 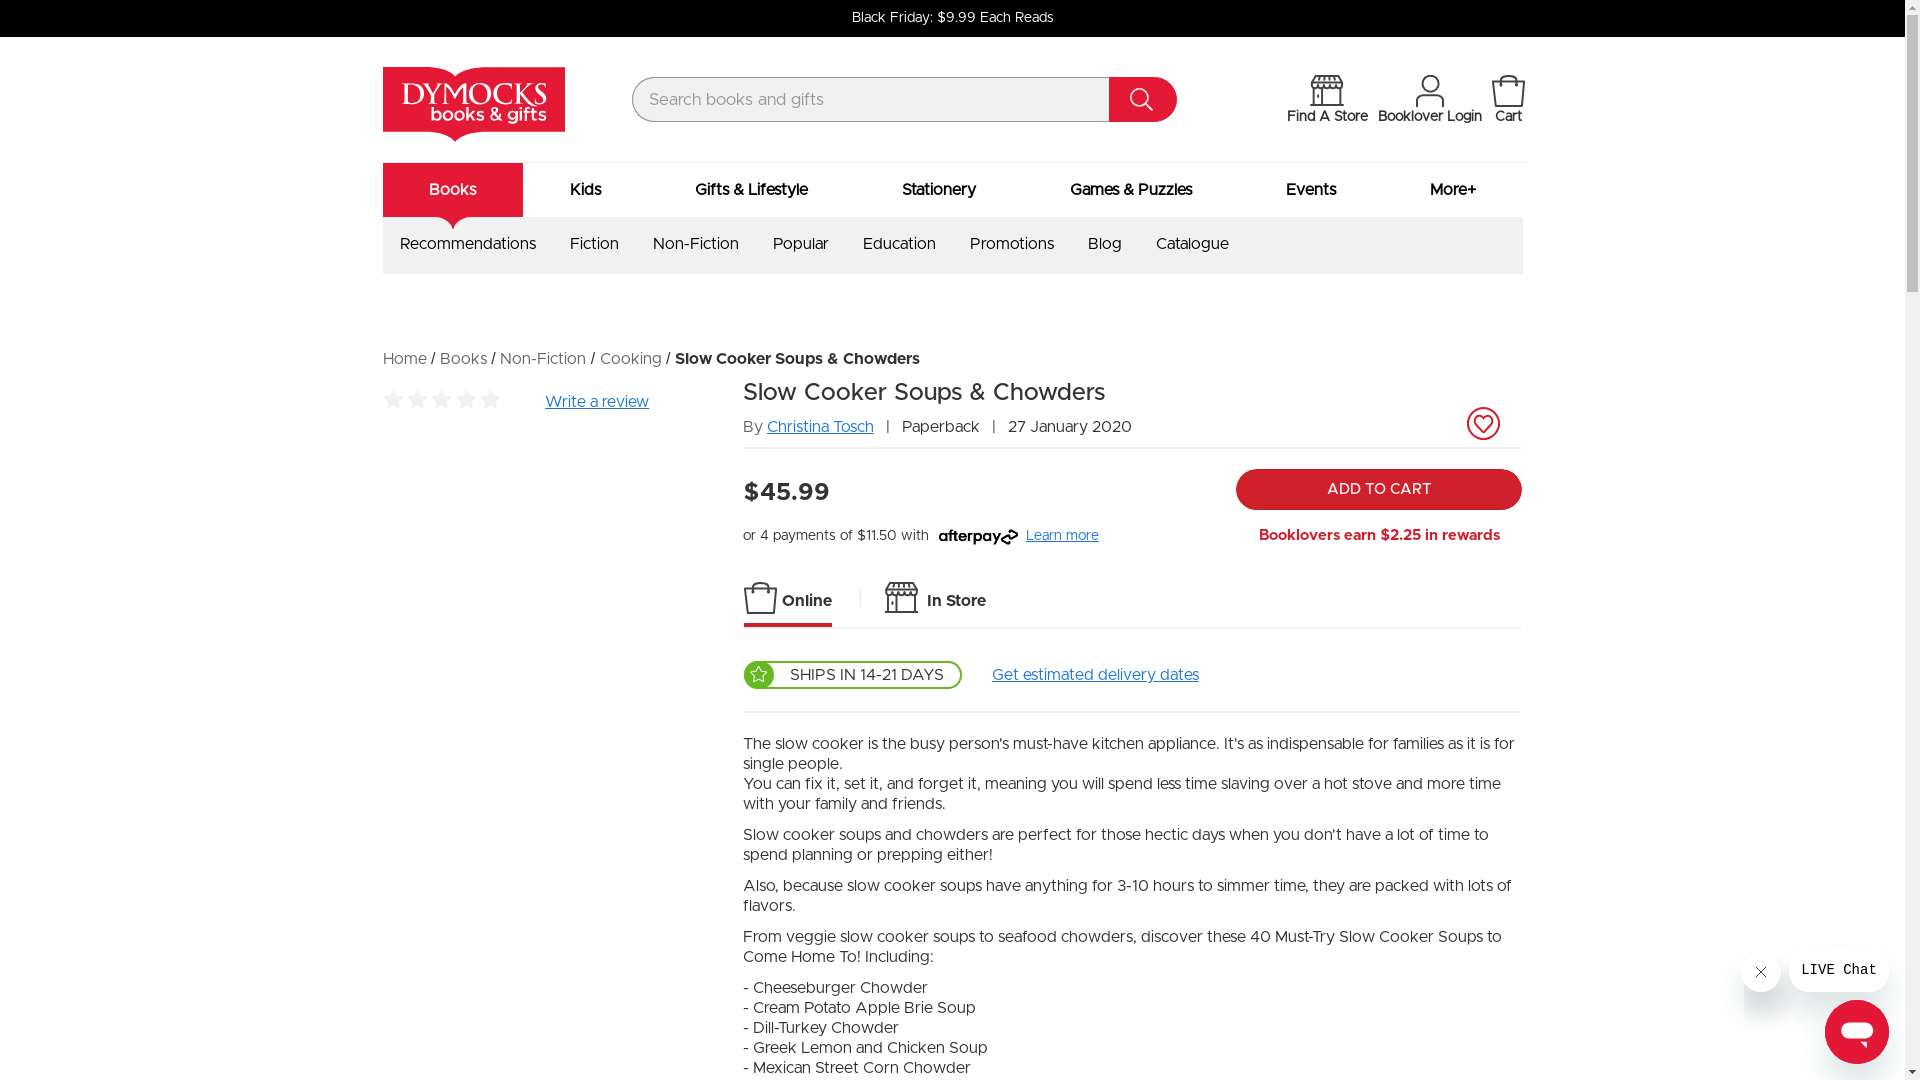 I want to click on 'Non-Fiction', so click(x=695, y=242).